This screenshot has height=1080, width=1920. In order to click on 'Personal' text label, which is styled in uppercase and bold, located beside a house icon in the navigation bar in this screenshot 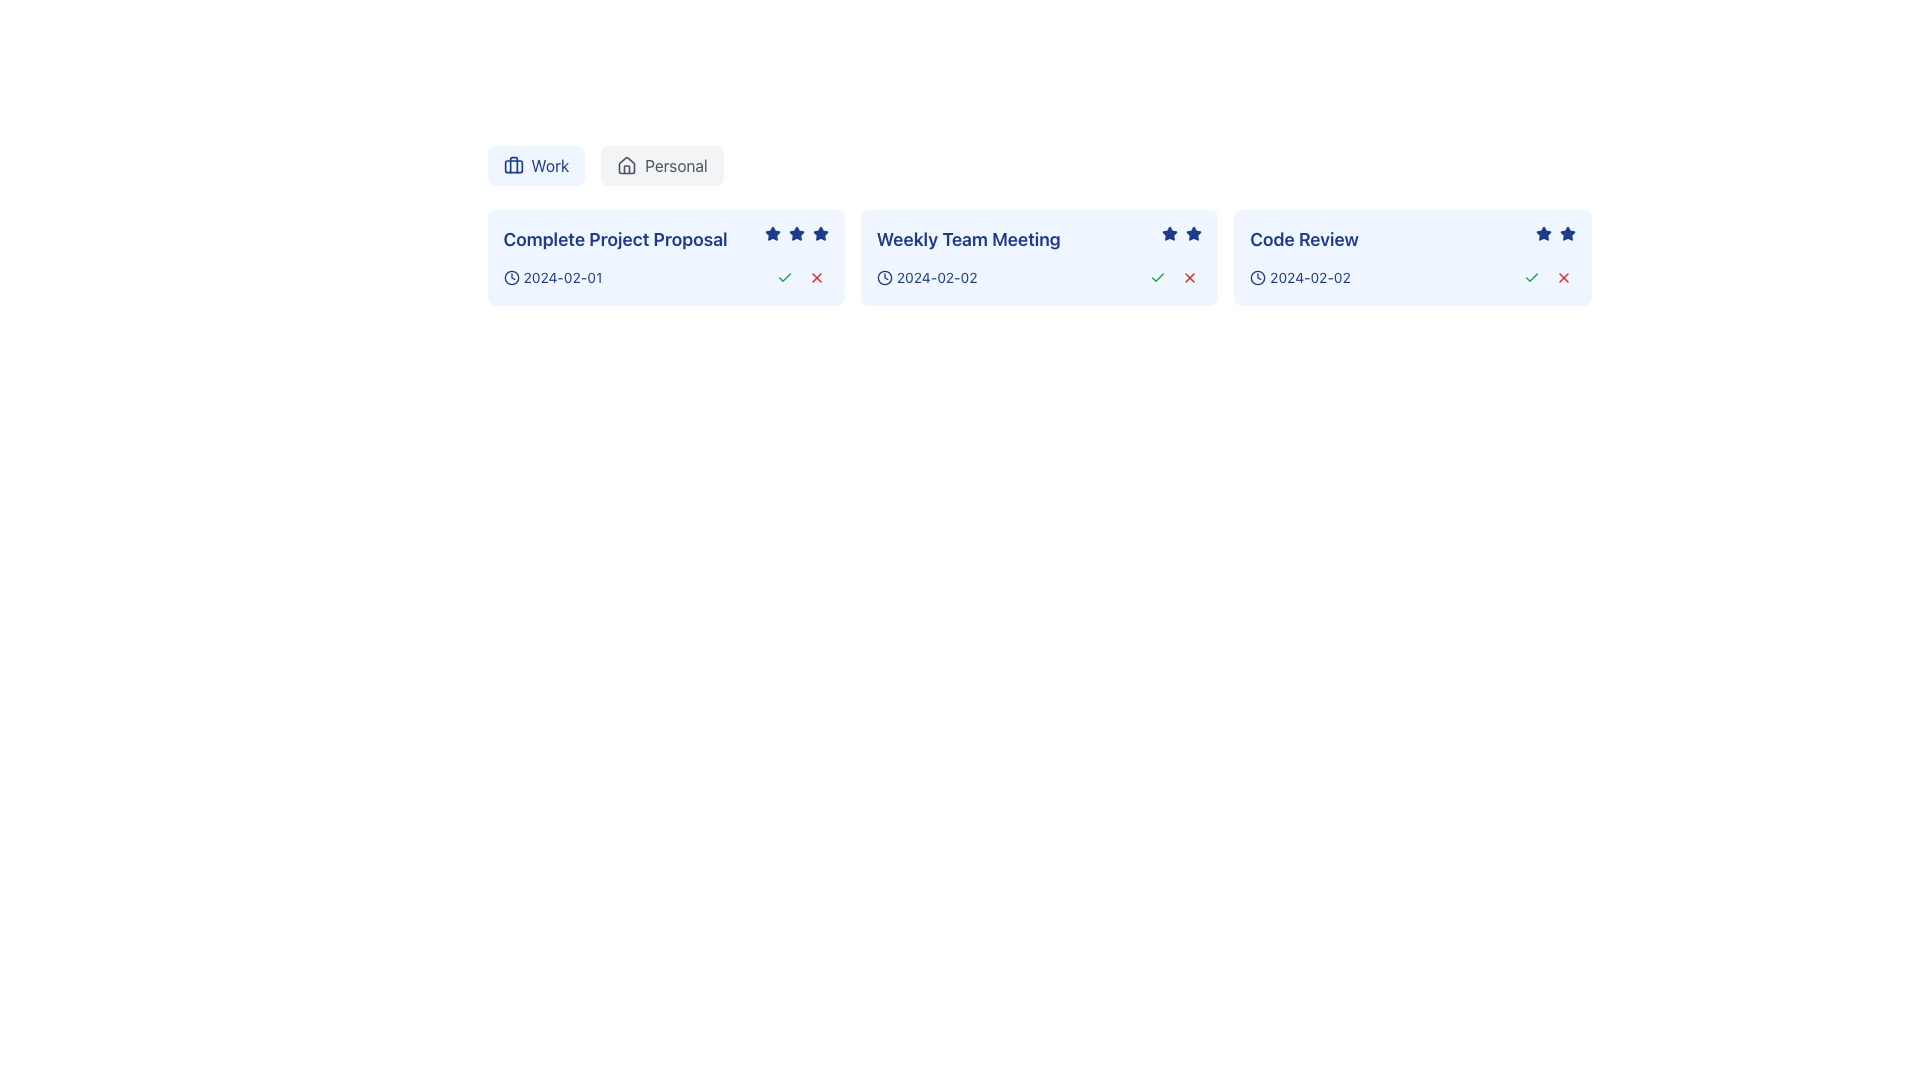, I will do `click(676, 164)`.